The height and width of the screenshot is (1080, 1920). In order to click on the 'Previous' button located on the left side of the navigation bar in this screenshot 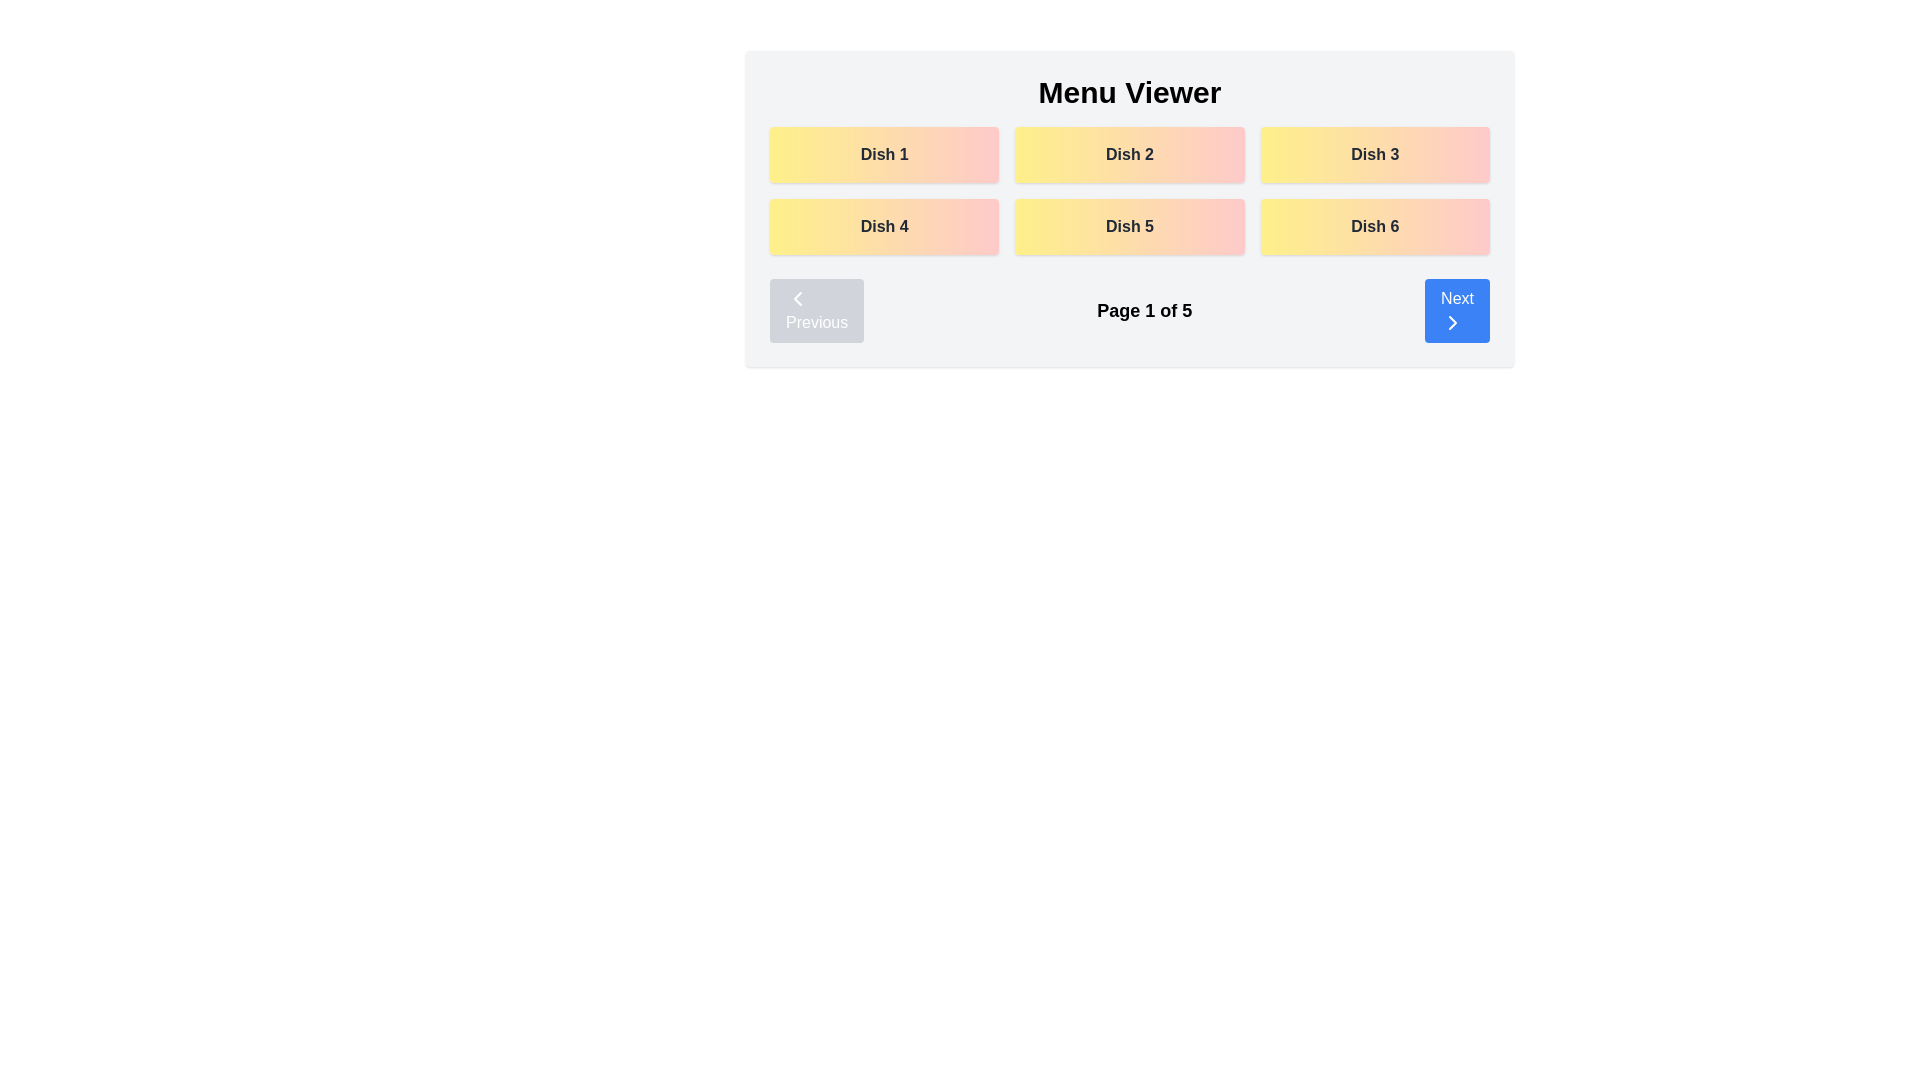, I will do `click(817, 311)`.